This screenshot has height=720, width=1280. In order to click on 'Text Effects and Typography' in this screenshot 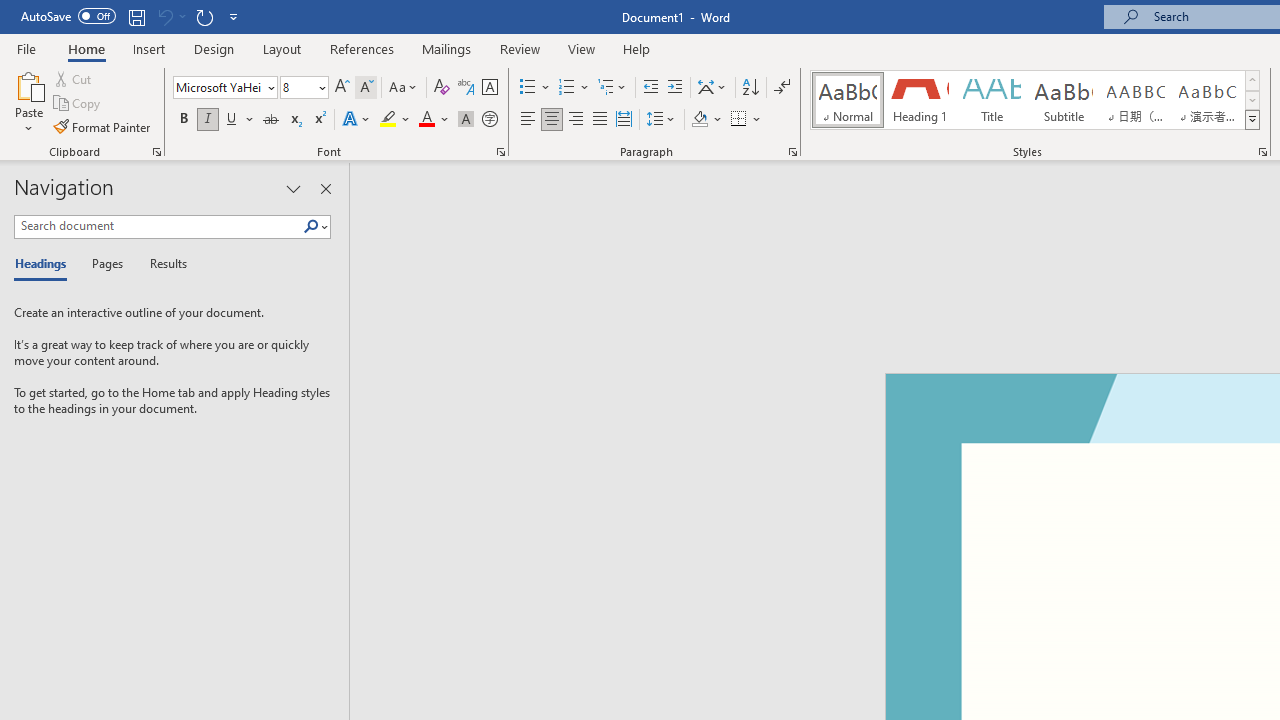, I will do `click(357, 119)`.